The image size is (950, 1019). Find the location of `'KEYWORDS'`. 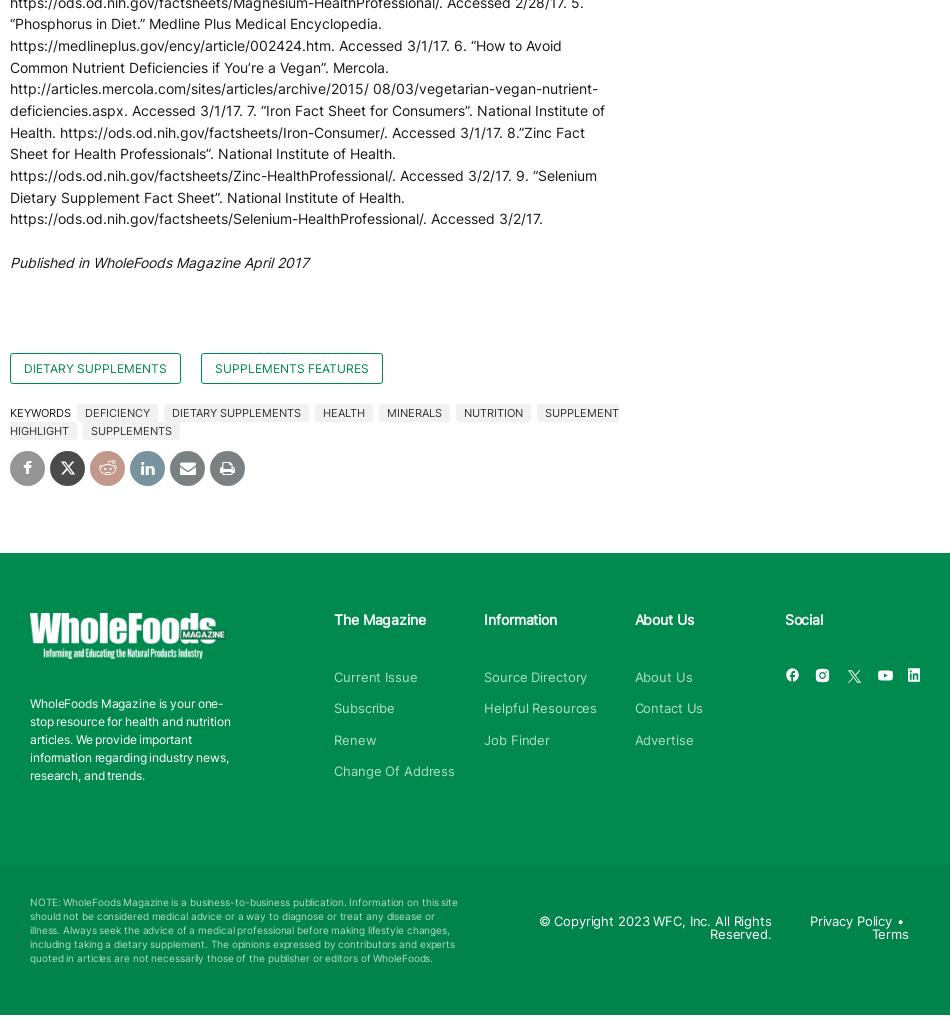

'KEYWORDS' is located at coordinates (41, 412).